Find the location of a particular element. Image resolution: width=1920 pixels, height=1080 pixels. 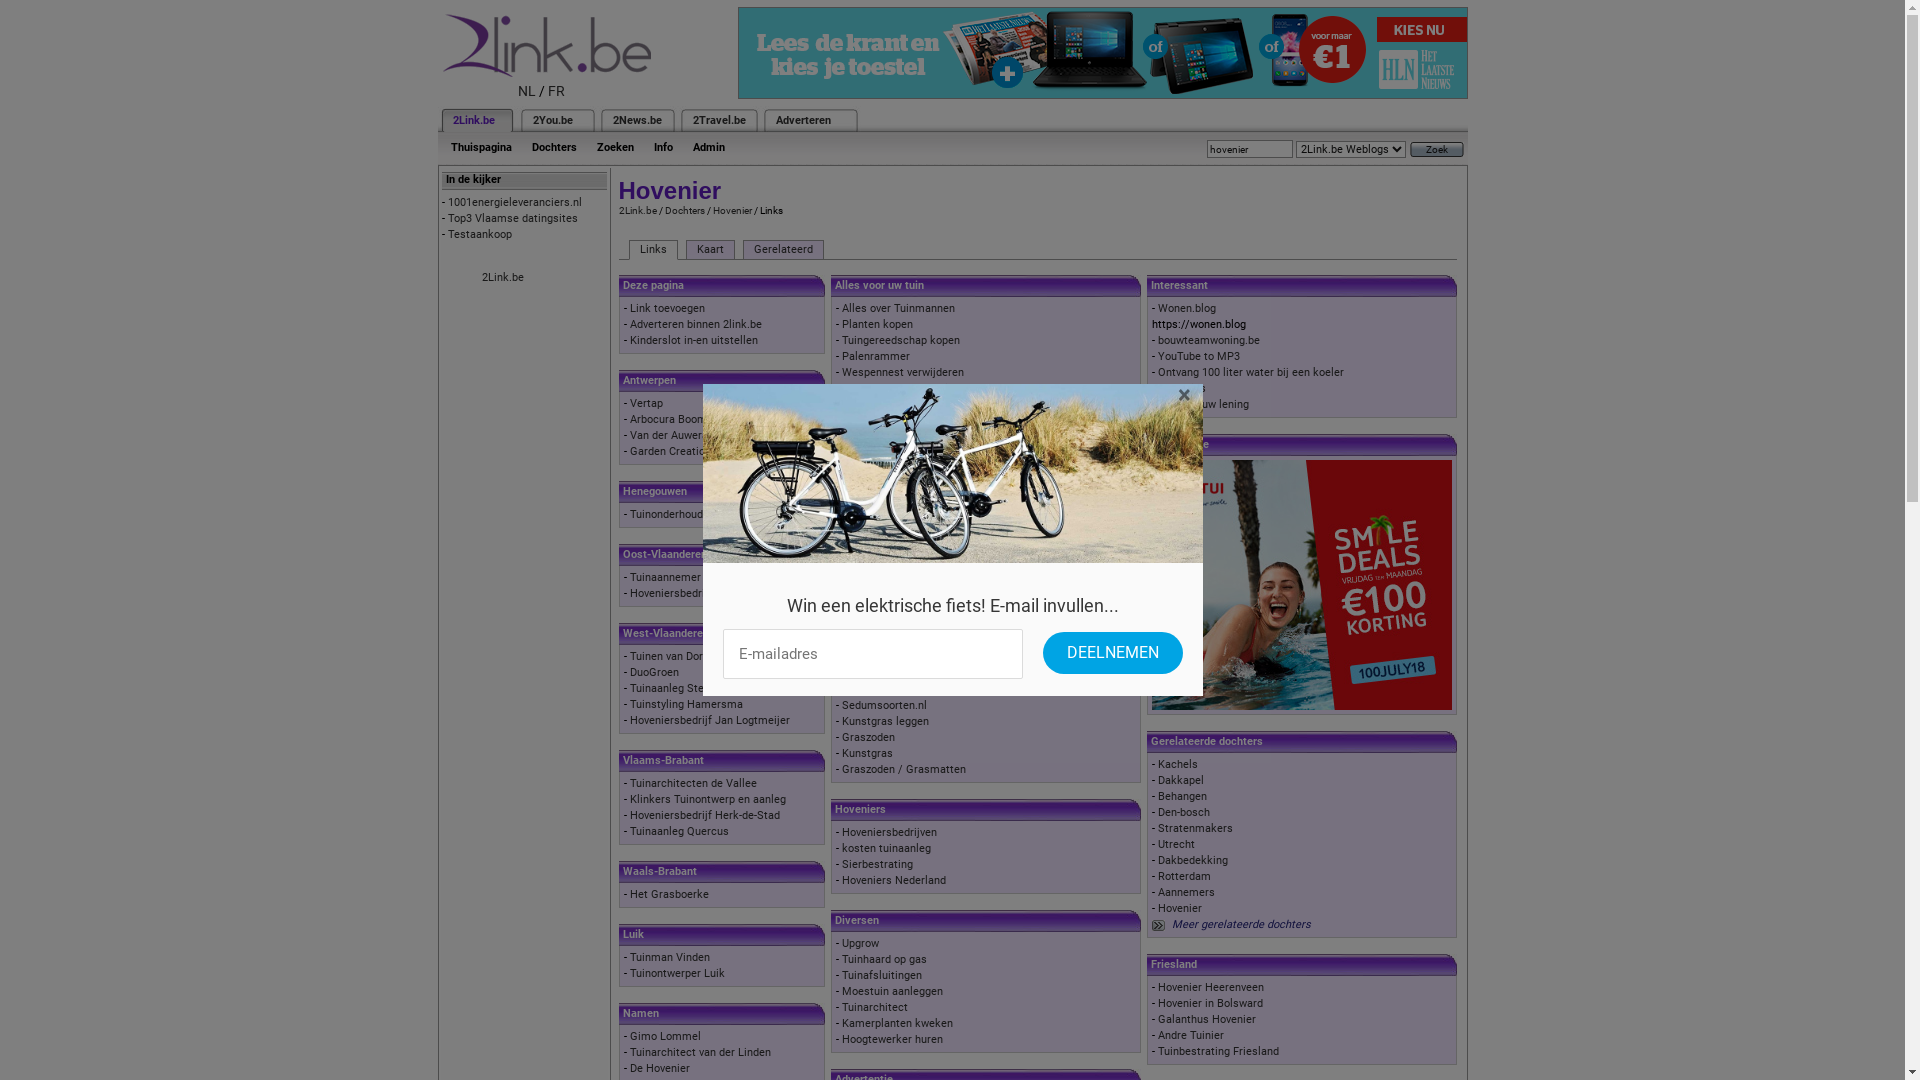

'2Link.be' is located at coordinates (472, 120).